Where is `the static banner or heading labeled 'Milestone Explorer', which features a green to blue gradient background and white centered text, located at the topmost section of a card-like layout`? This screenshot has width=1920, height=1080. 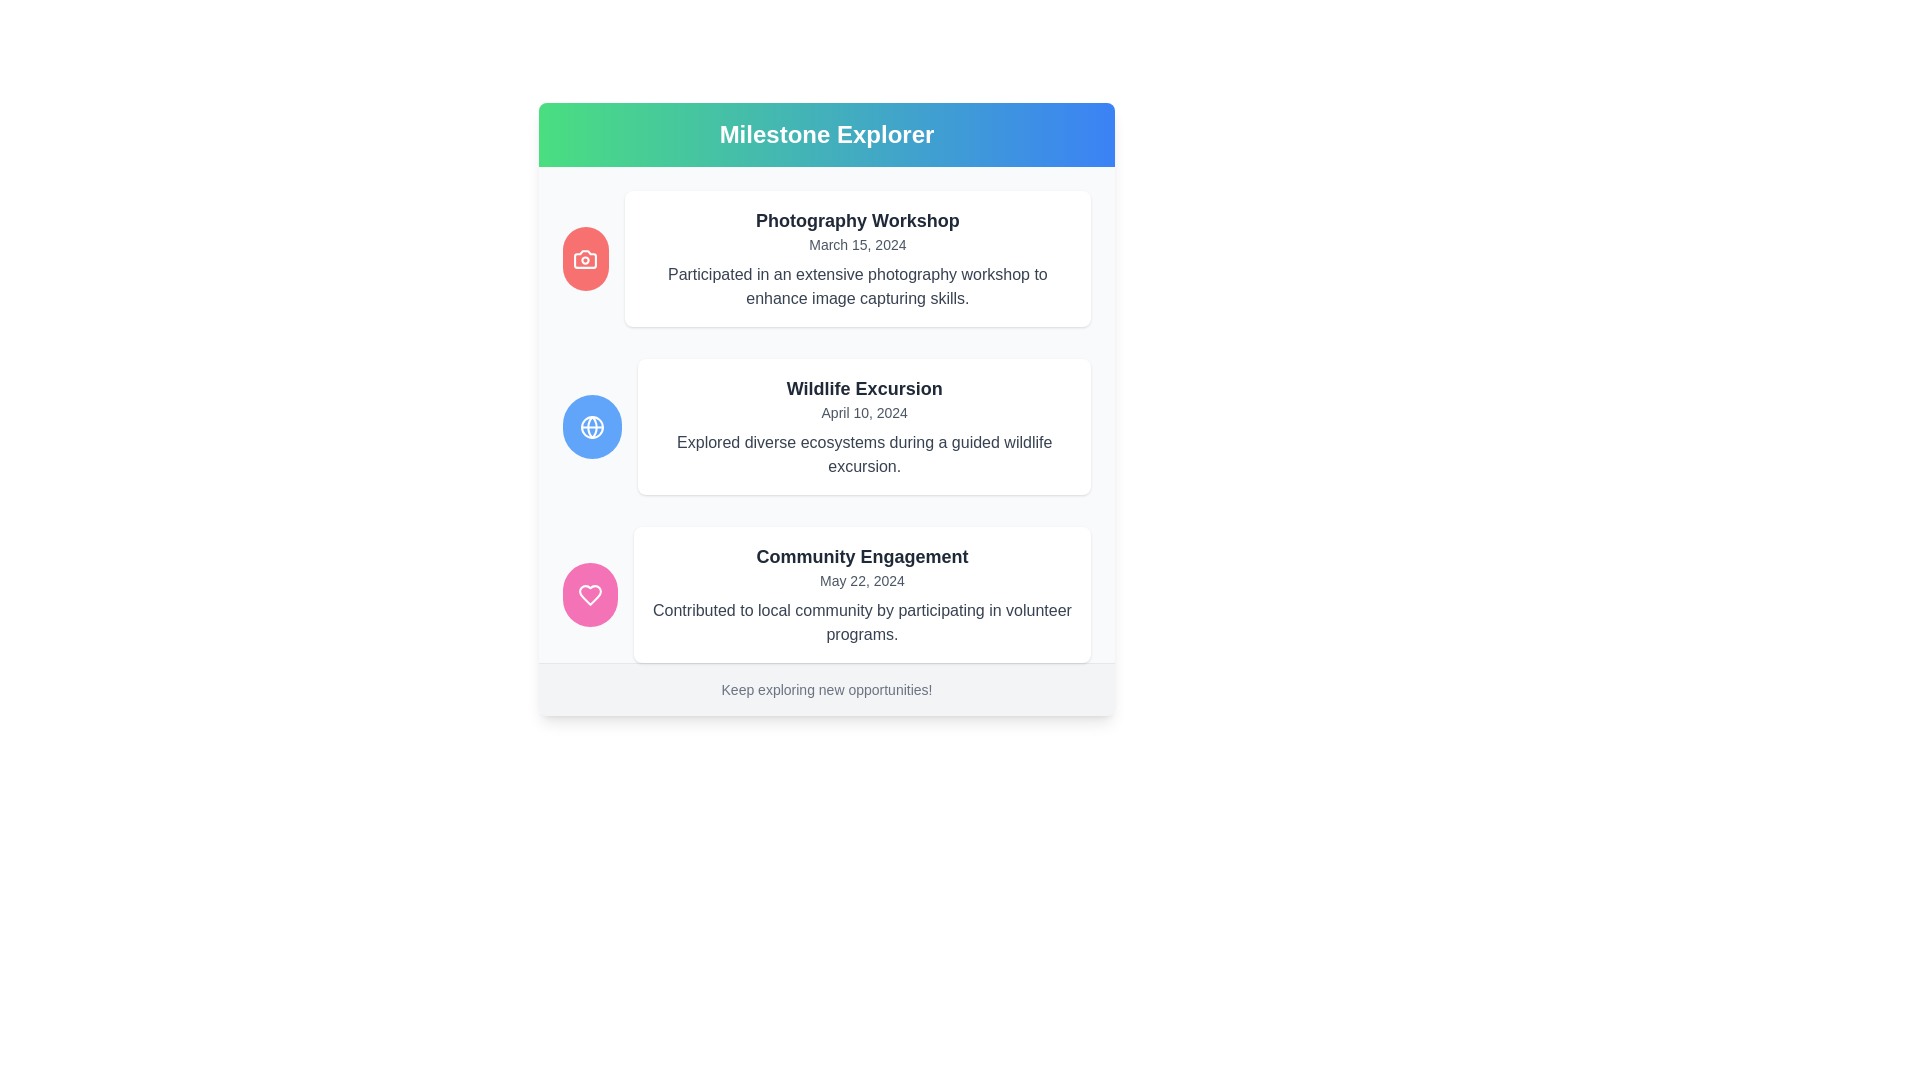 the static banner or heading labeled 'Milestone Explorer', which features a green to blue gradient background and white centered text, located at the topmost section of a card-like layout is located at coordinates (826, 135).